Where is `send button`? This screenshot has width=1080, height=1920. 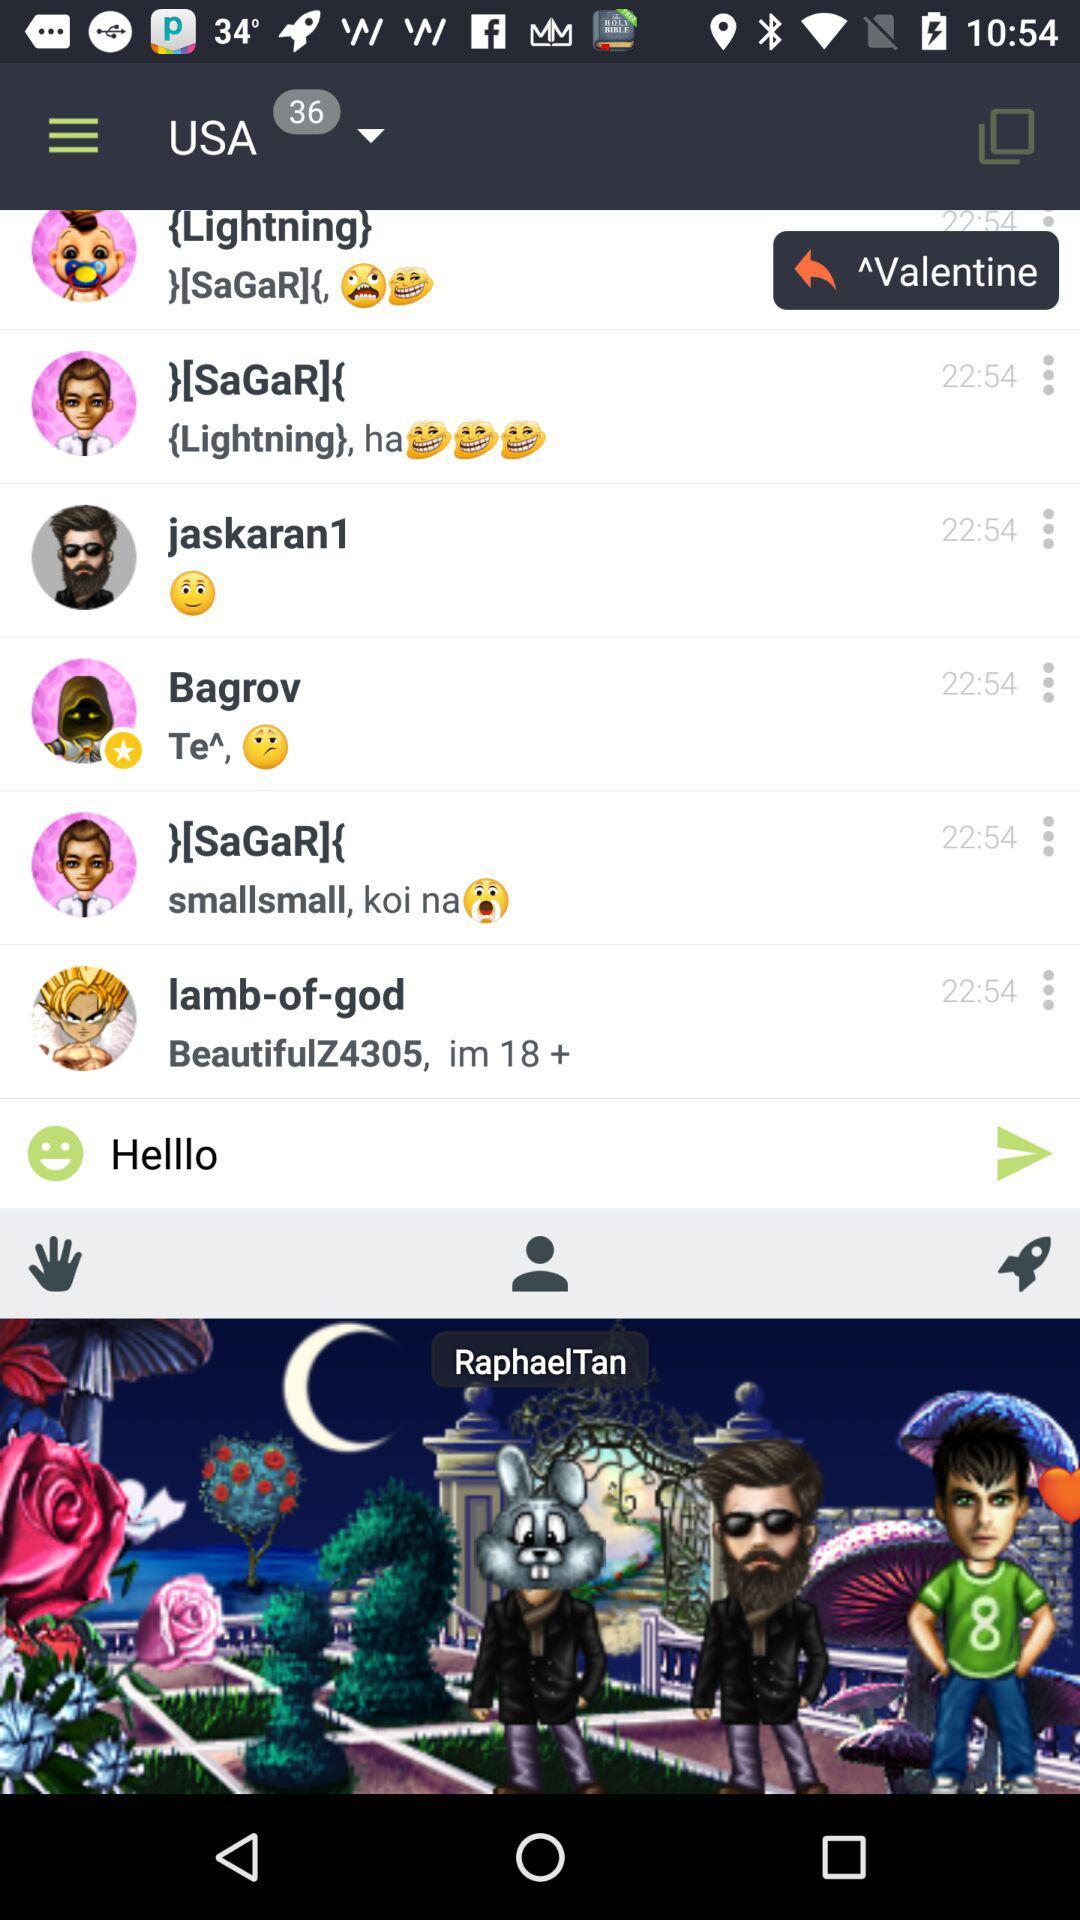
send button is located at coordinates (1024, 1153).